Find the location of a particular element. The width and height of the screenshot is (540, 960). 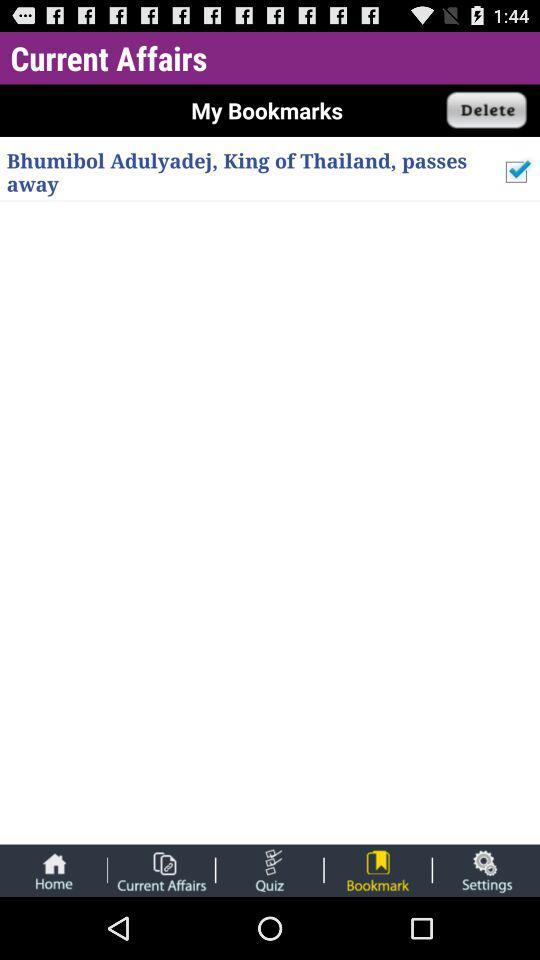

home button is located at coordinates (53, 869).